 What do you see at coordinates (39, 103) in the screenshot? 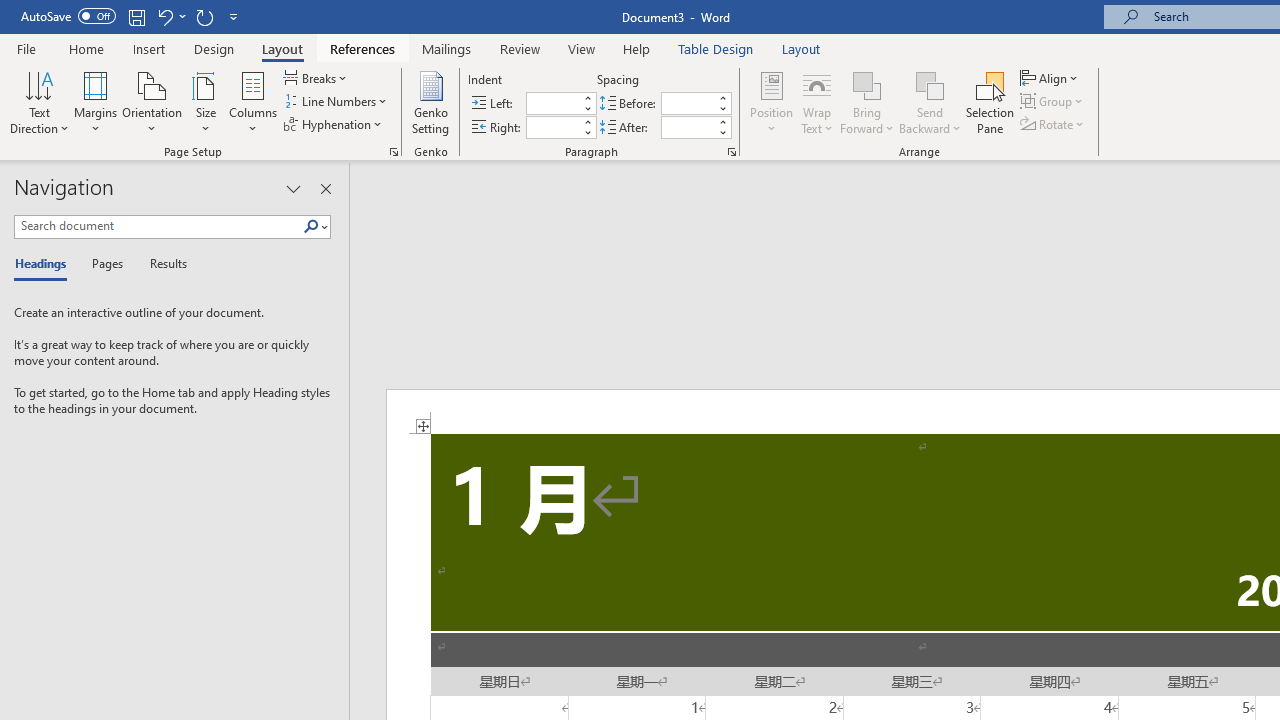
I see `'Text Direction'` at bounding box center [39, 103].